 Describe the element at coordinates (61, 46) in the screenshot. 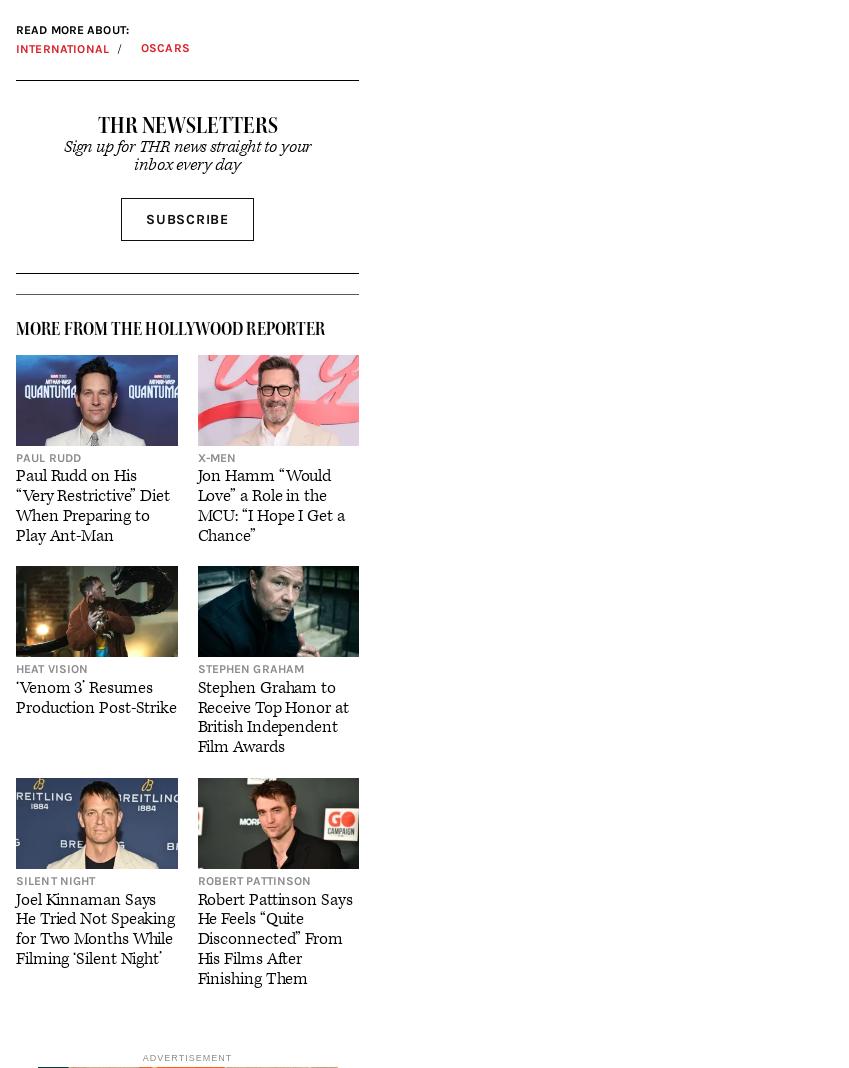

I see `'international'` at that location.